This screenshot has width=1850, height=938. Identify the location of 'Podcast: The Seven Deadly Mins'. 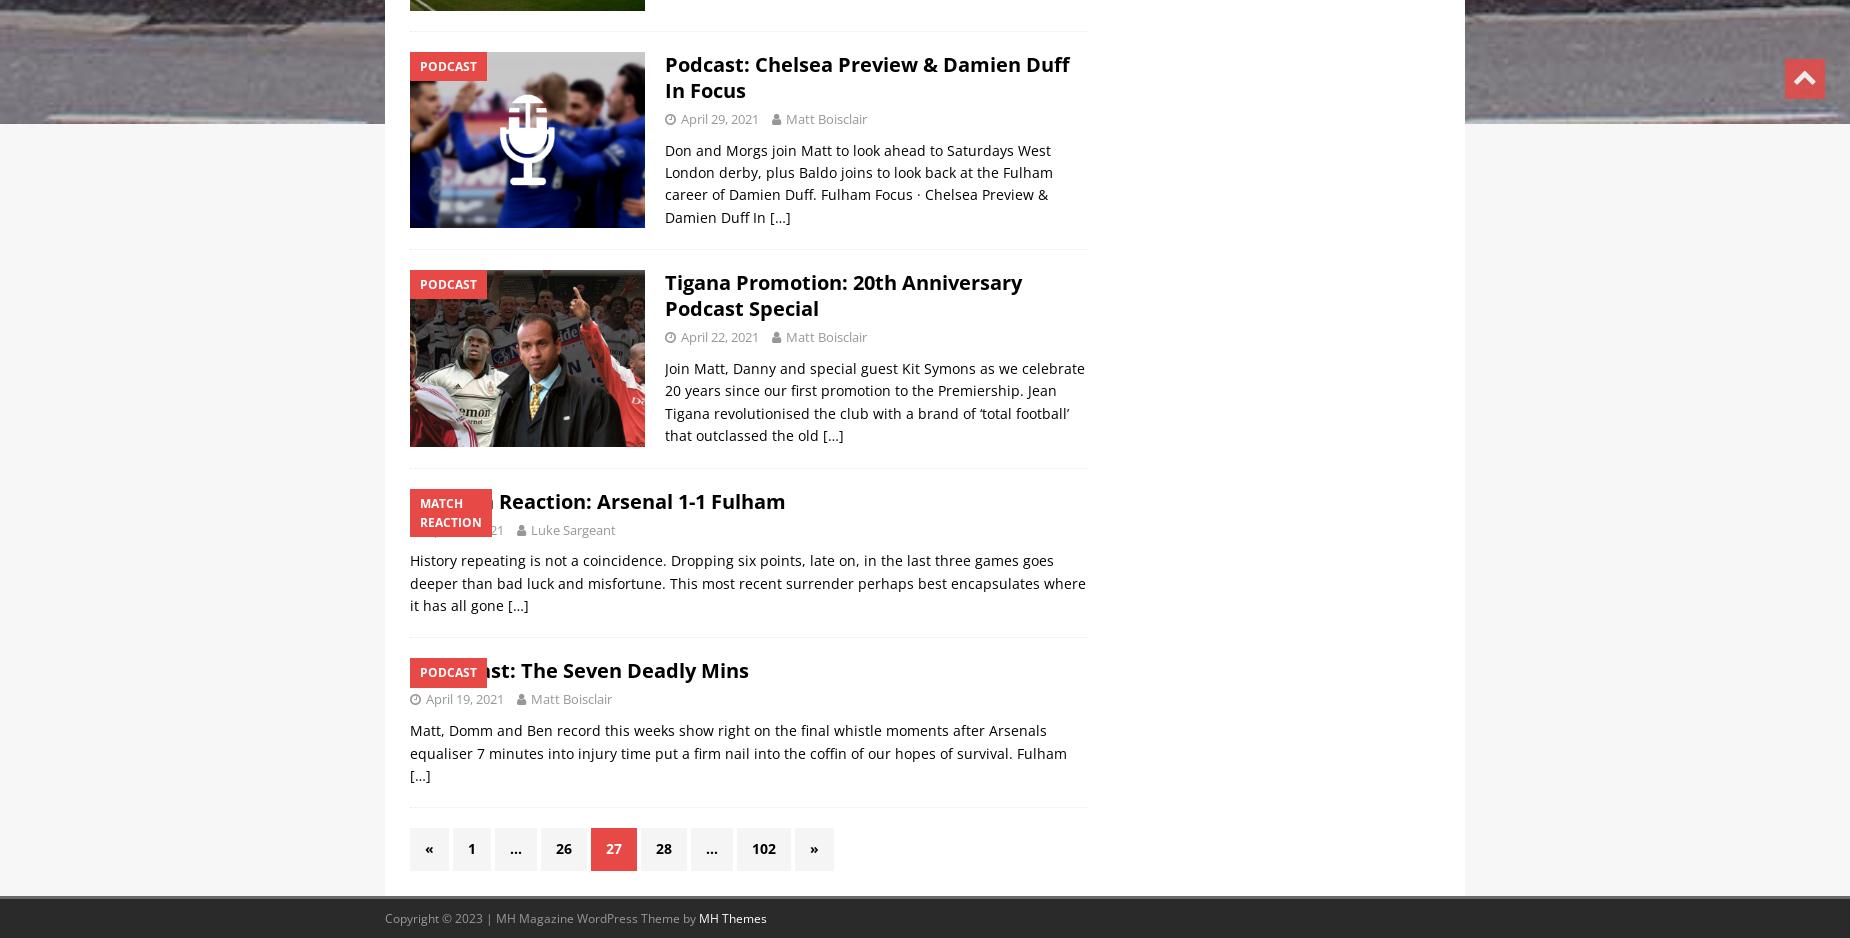
(589, 717).